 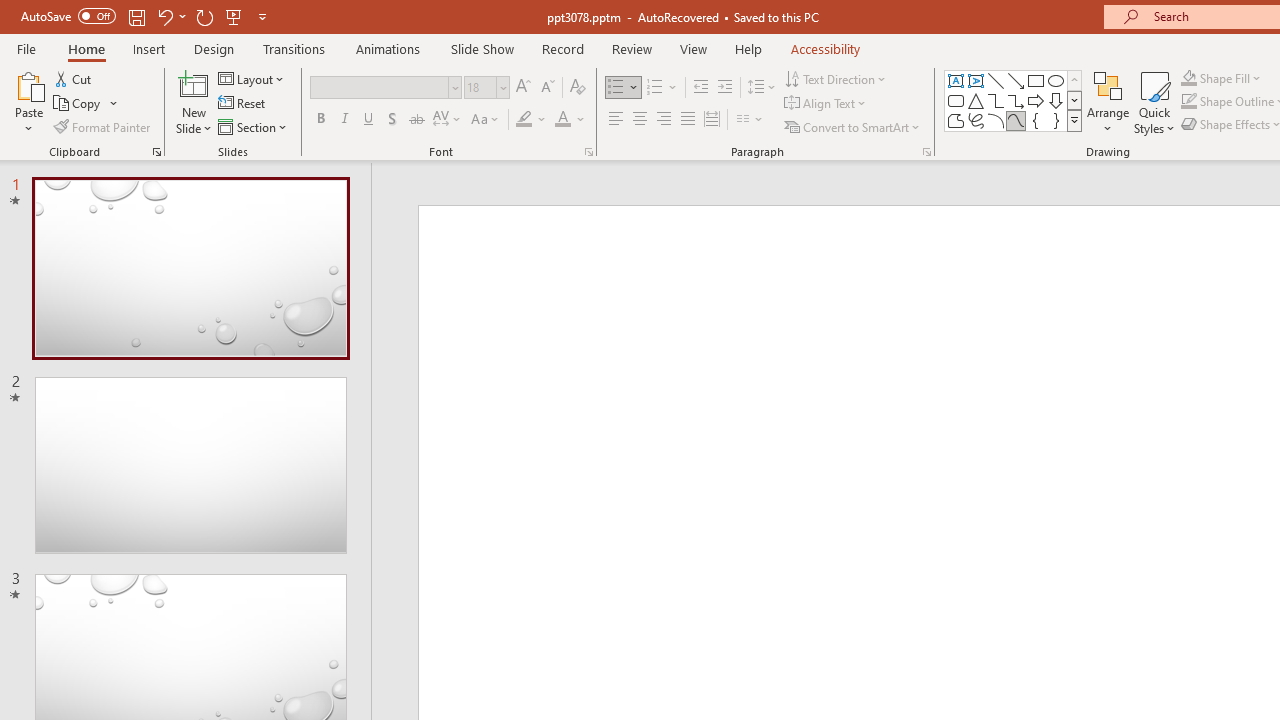 I want to click on 'Layout', so click(x=251, y=78).